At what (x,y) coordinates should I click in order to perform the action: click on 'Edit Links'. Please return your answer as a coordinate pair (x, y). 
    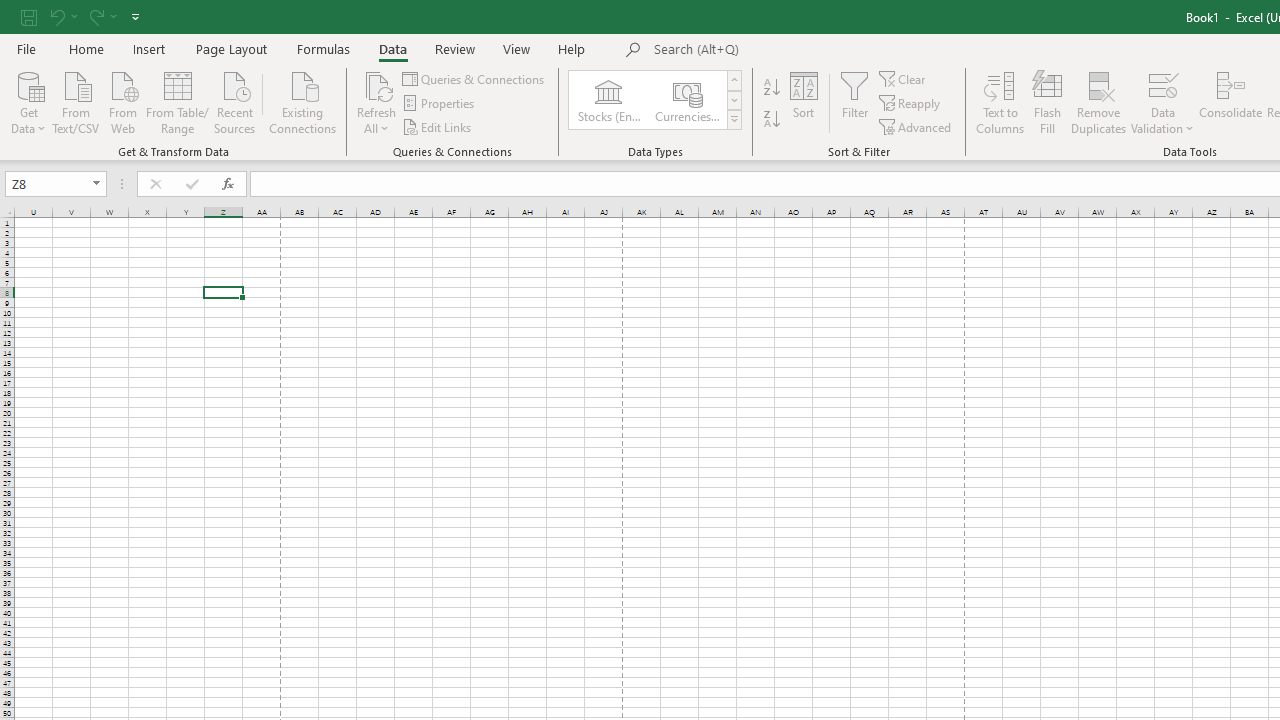
    Looking at the image, I should click on (437, 127).